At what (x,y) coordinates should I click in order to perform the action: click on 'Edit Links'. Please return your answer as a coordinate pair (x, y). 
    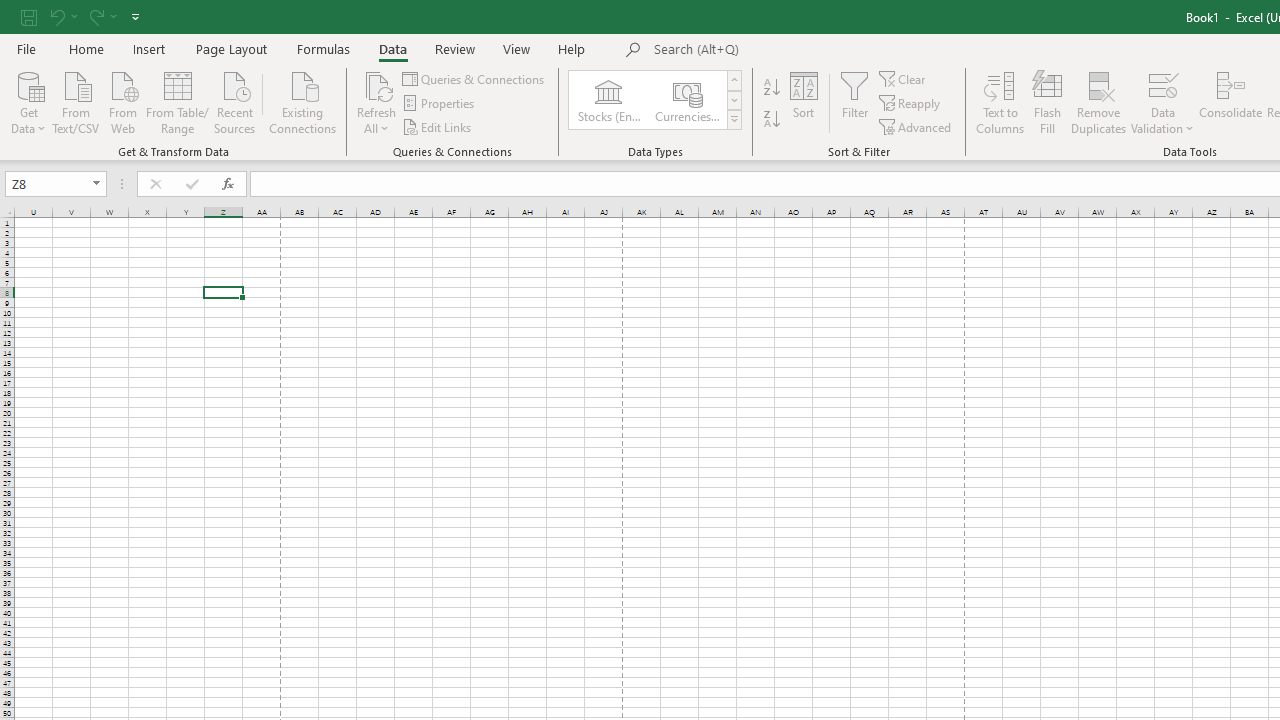
    Looking at the image, I should click on (437, 127).